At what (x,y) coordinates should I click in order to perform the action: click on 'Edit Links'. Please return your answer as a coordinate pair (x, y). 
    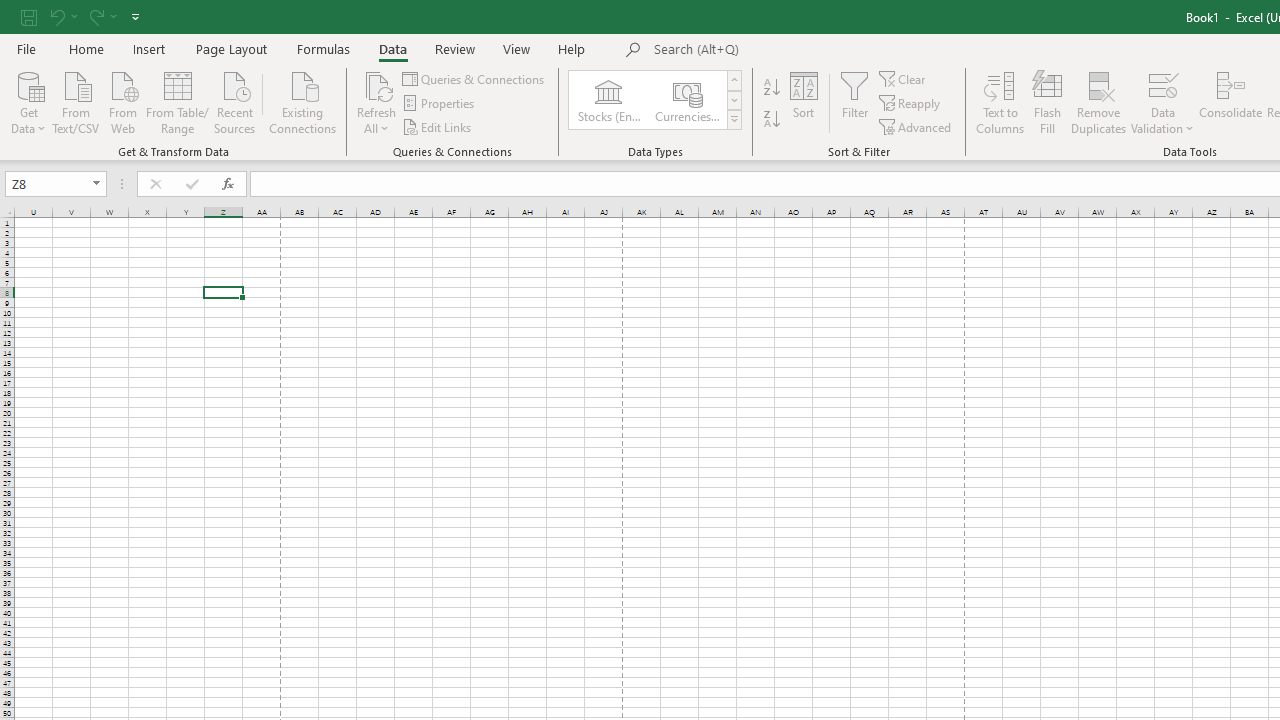
    Looking at the image, I should click on (437, 127).